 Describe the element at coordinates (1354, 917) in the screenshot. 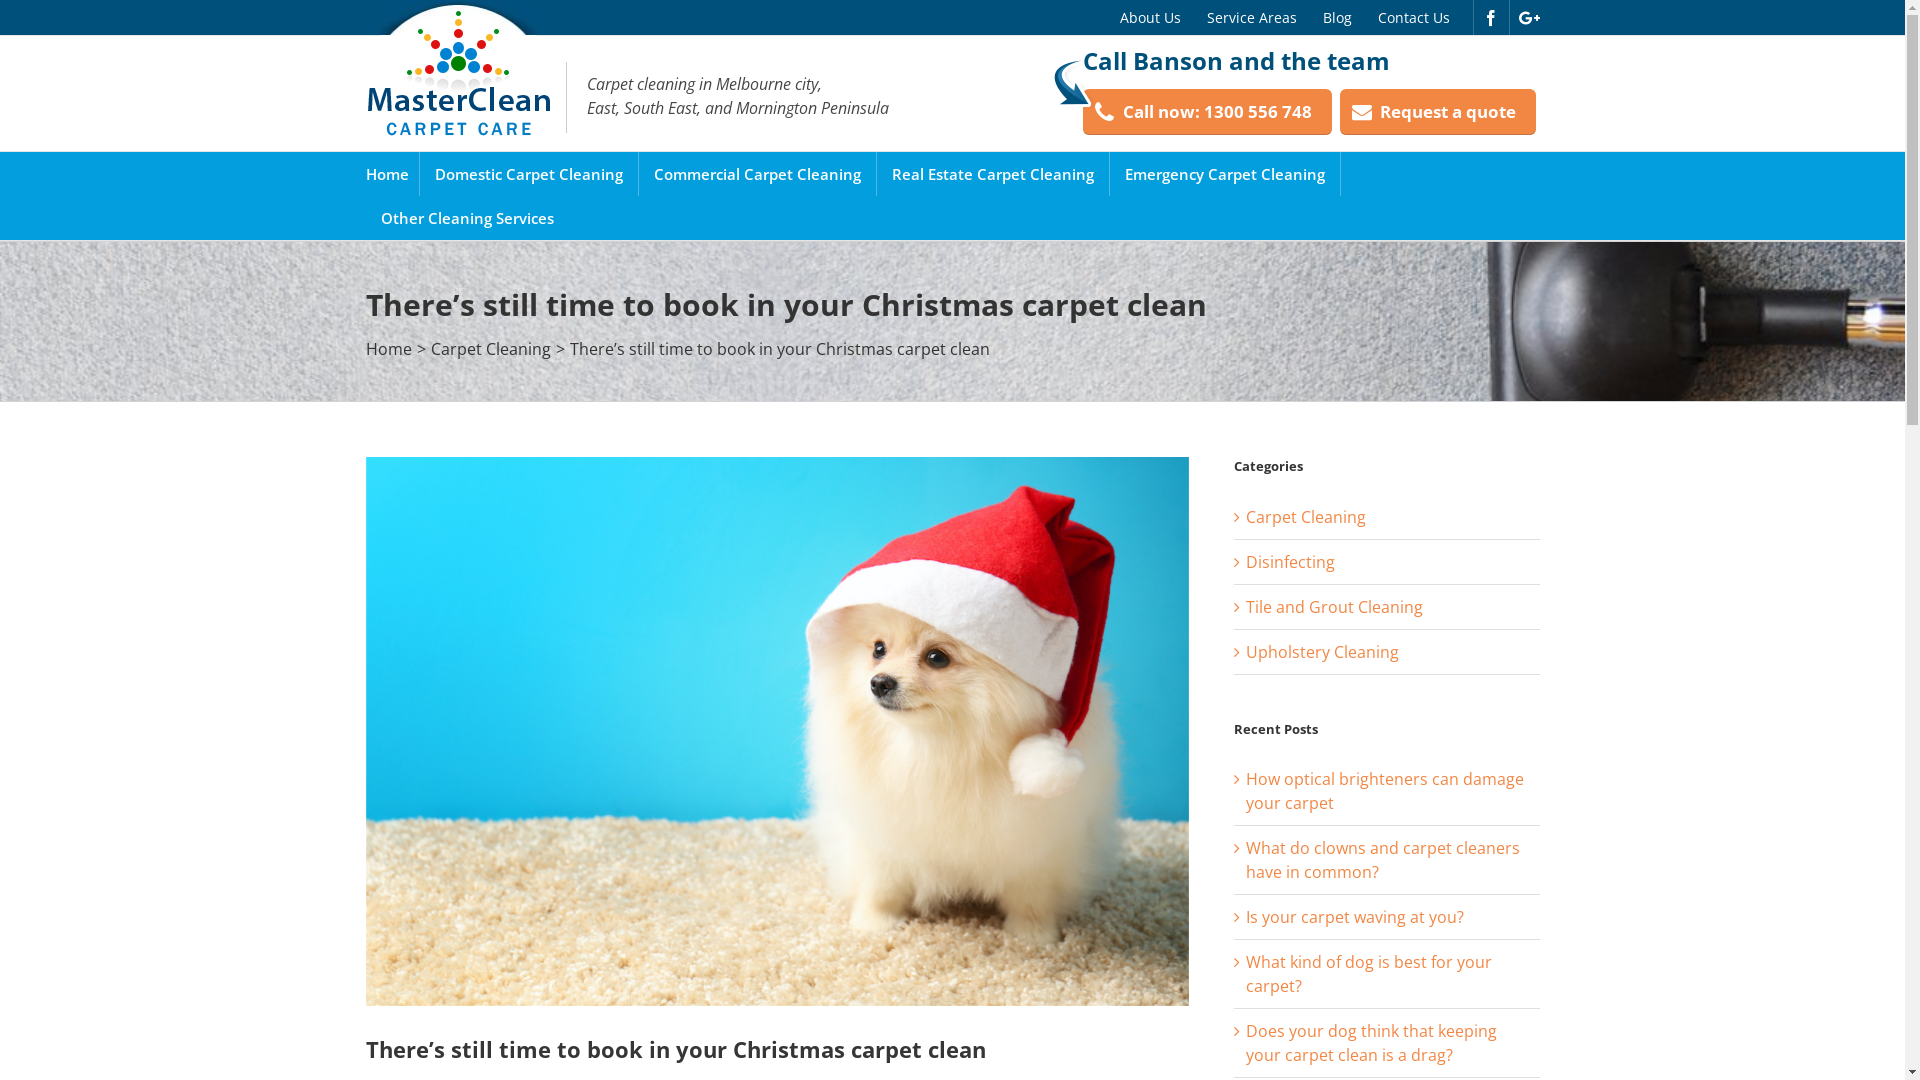

I see `'Is your carpet waving at you?'` at that location.